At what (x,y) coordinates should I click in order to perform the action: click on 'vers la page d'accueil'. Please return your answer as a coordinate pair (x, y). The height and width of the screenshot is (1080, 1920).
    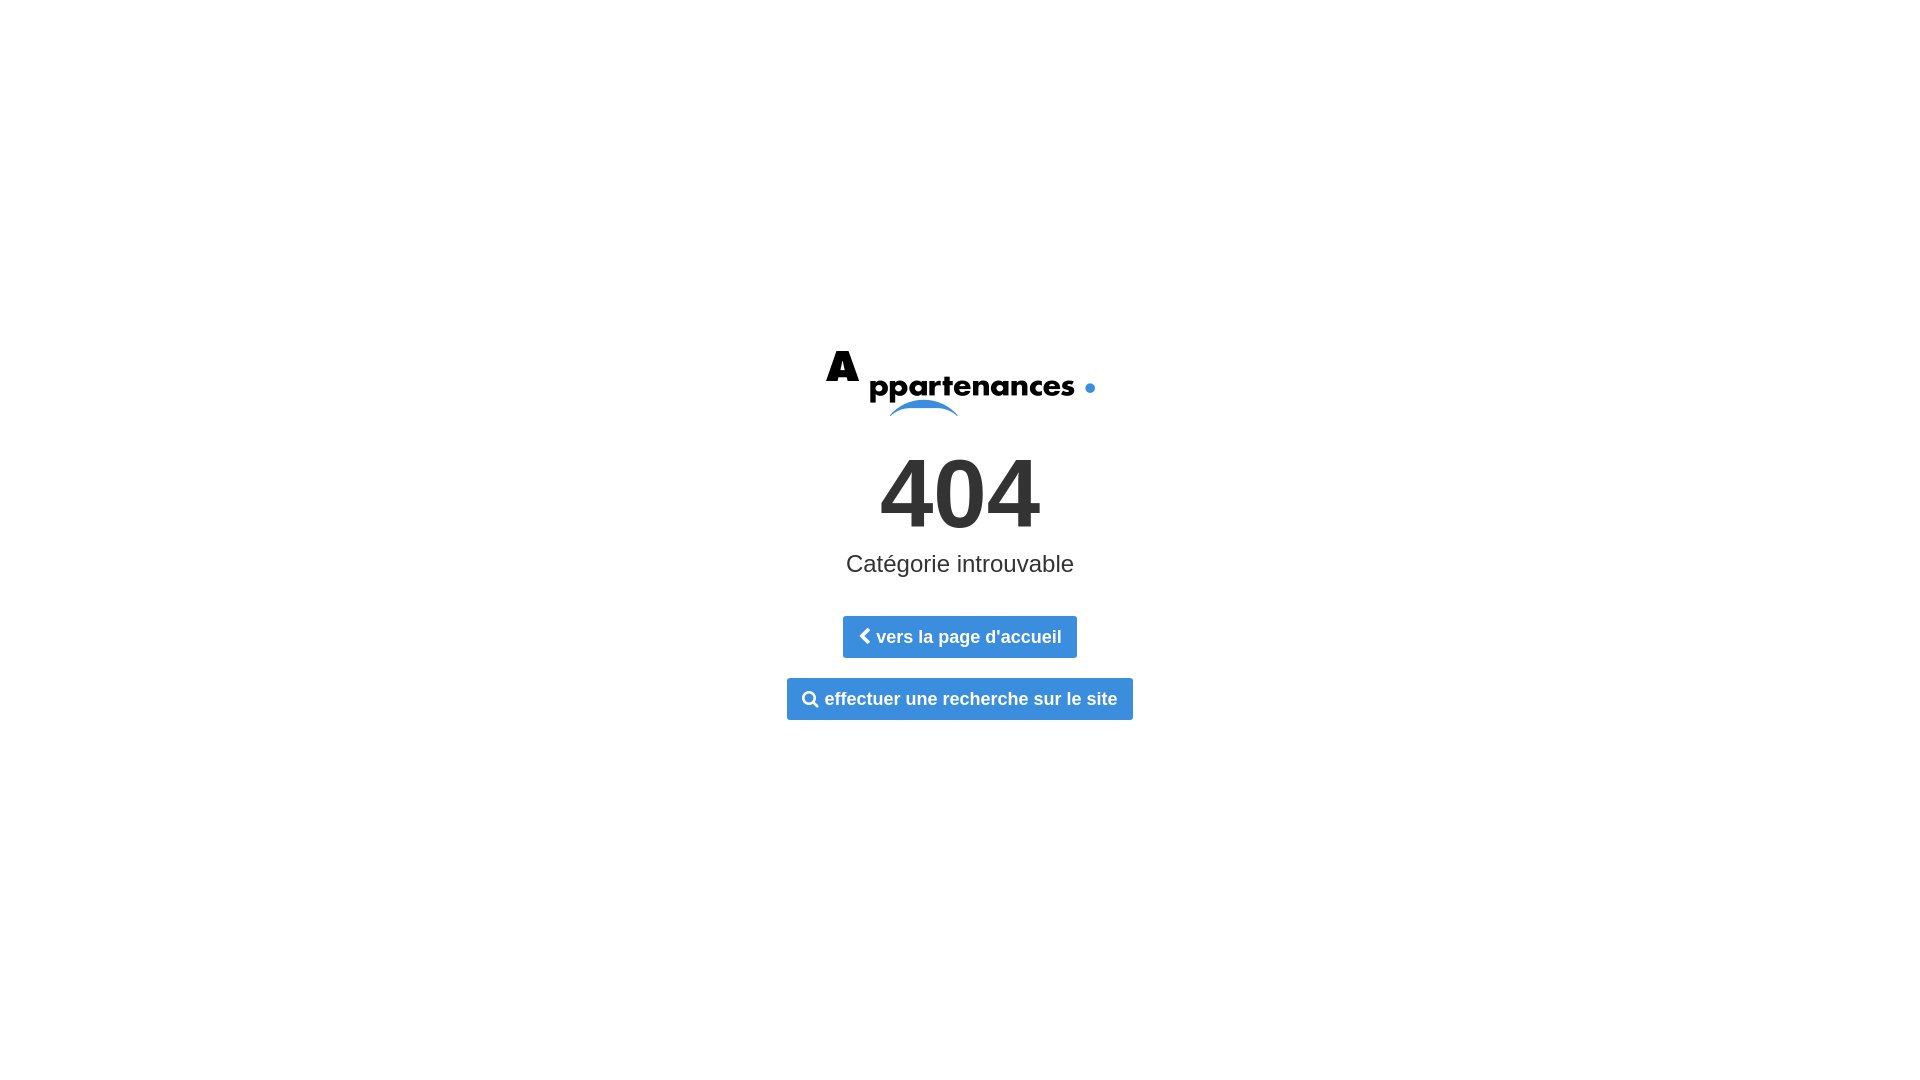
    Looking at the image, I should click on (958, 636).